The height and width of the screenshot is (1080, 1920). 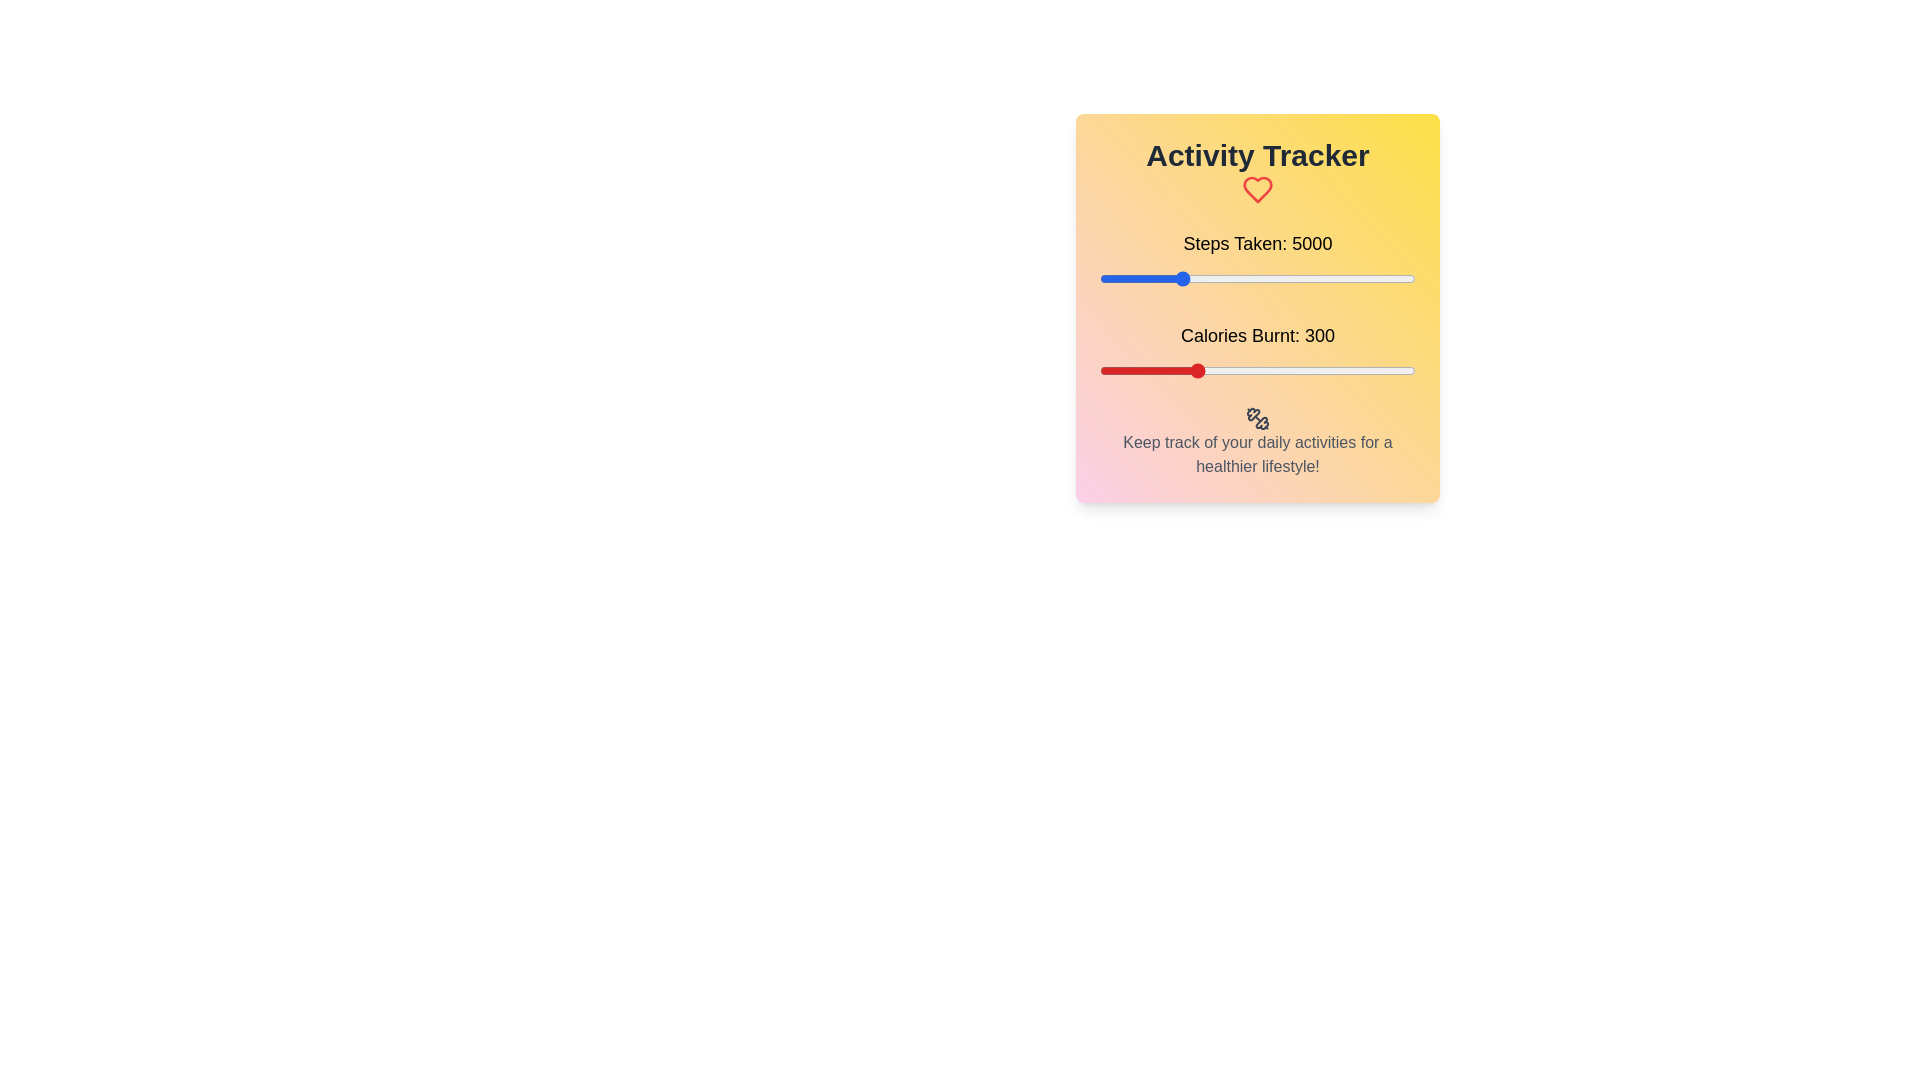 What do you see at coordinates (1256, 454) in the screenshot?
I see `the static text element that provides motivational information, located at the bottom of the interface with a yellow gradient background` at bounding box center [1256, 454].